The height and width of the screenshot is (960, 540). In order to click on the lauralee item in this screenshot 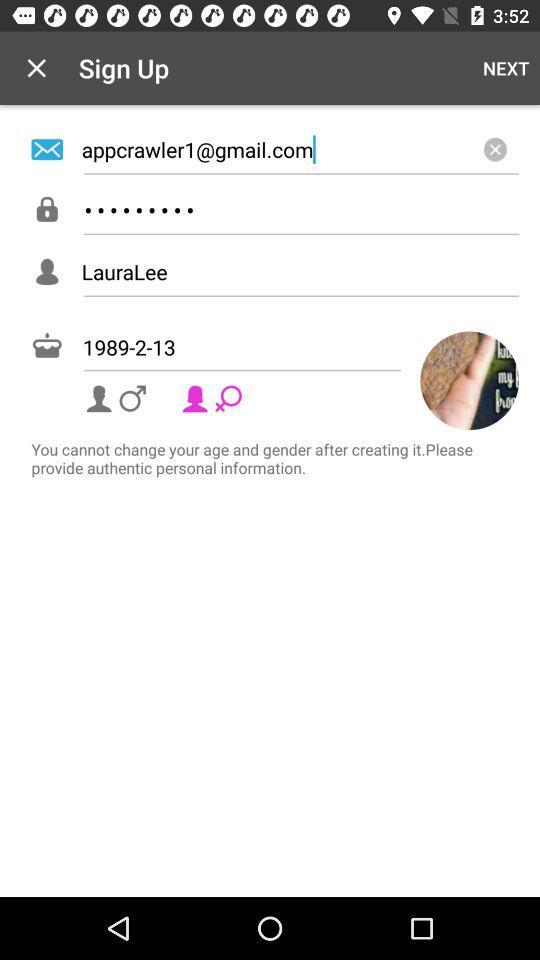, I will do `click(299, 270)`.